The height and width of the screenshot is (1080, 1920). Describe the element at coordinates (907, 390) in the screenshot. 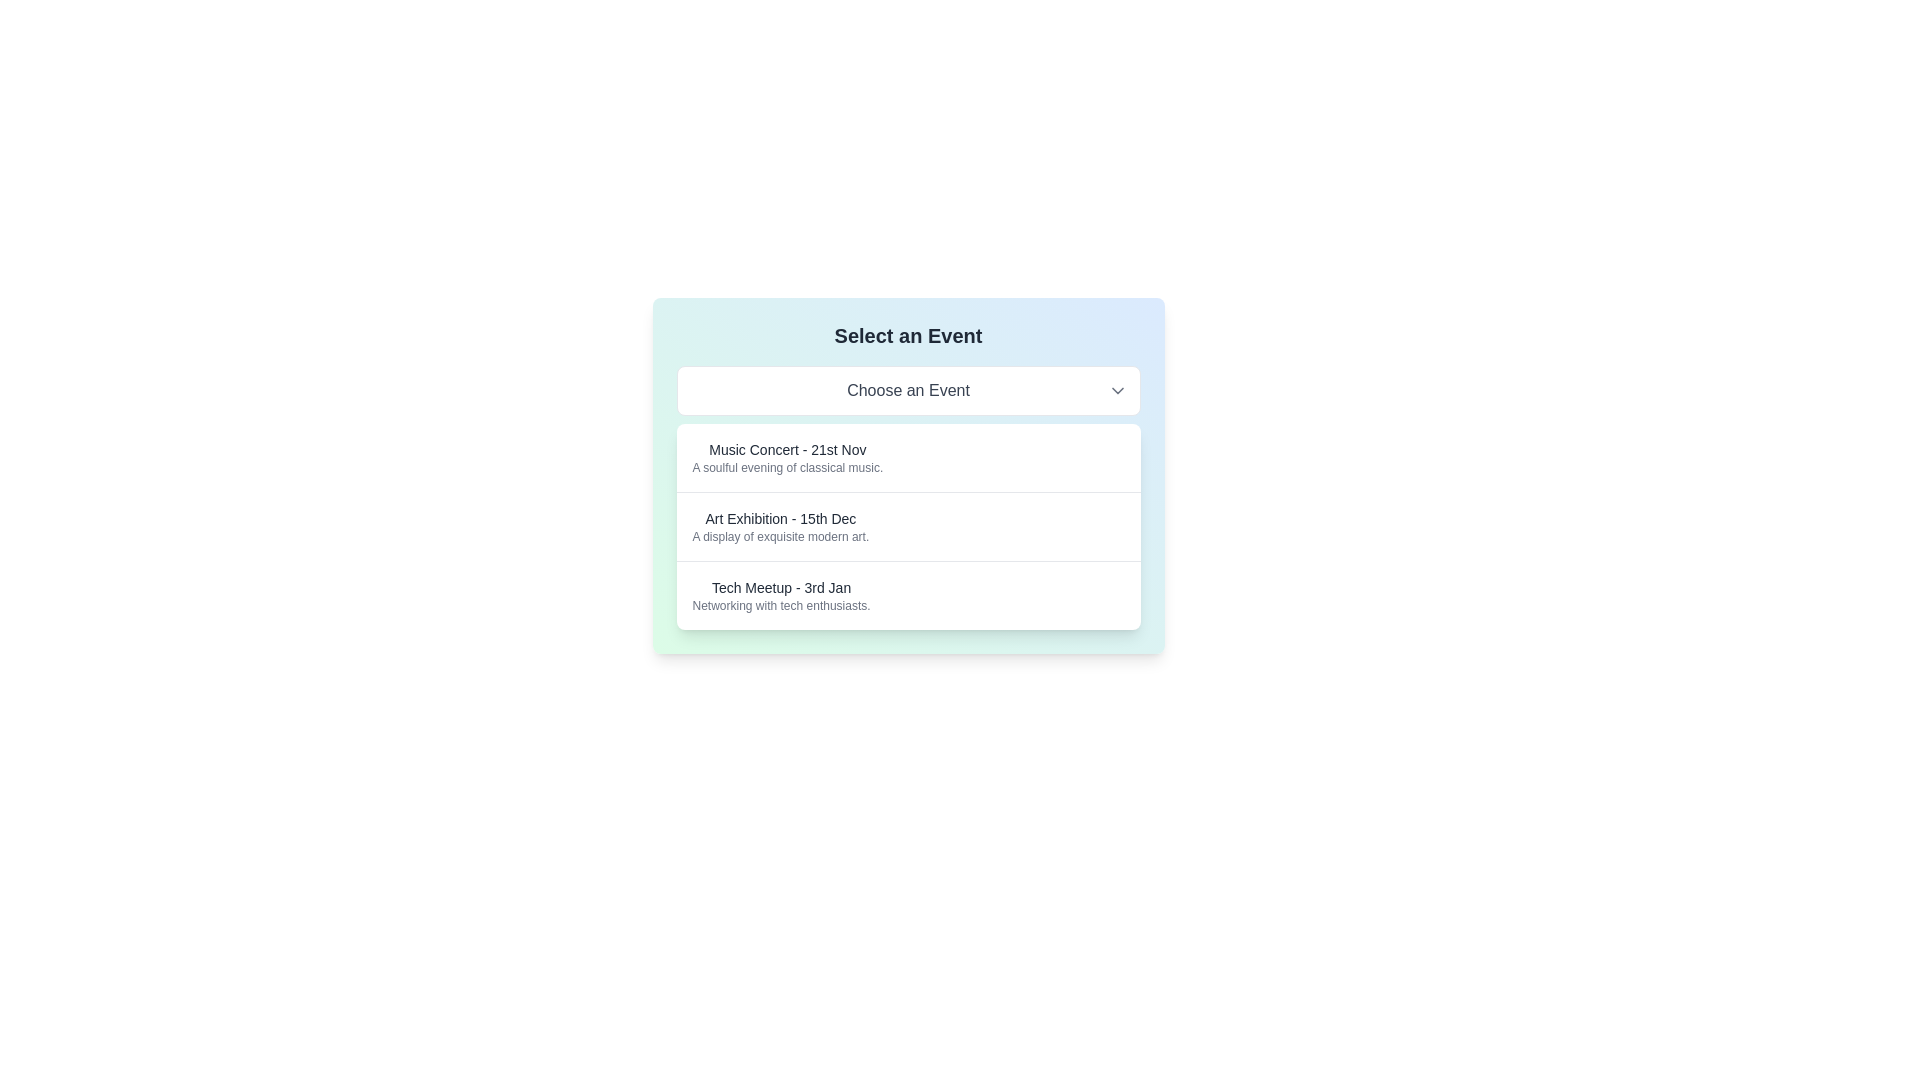

I see `the placeholder text label in the dropdown menu that prompts the user to choose from available events` at that location.